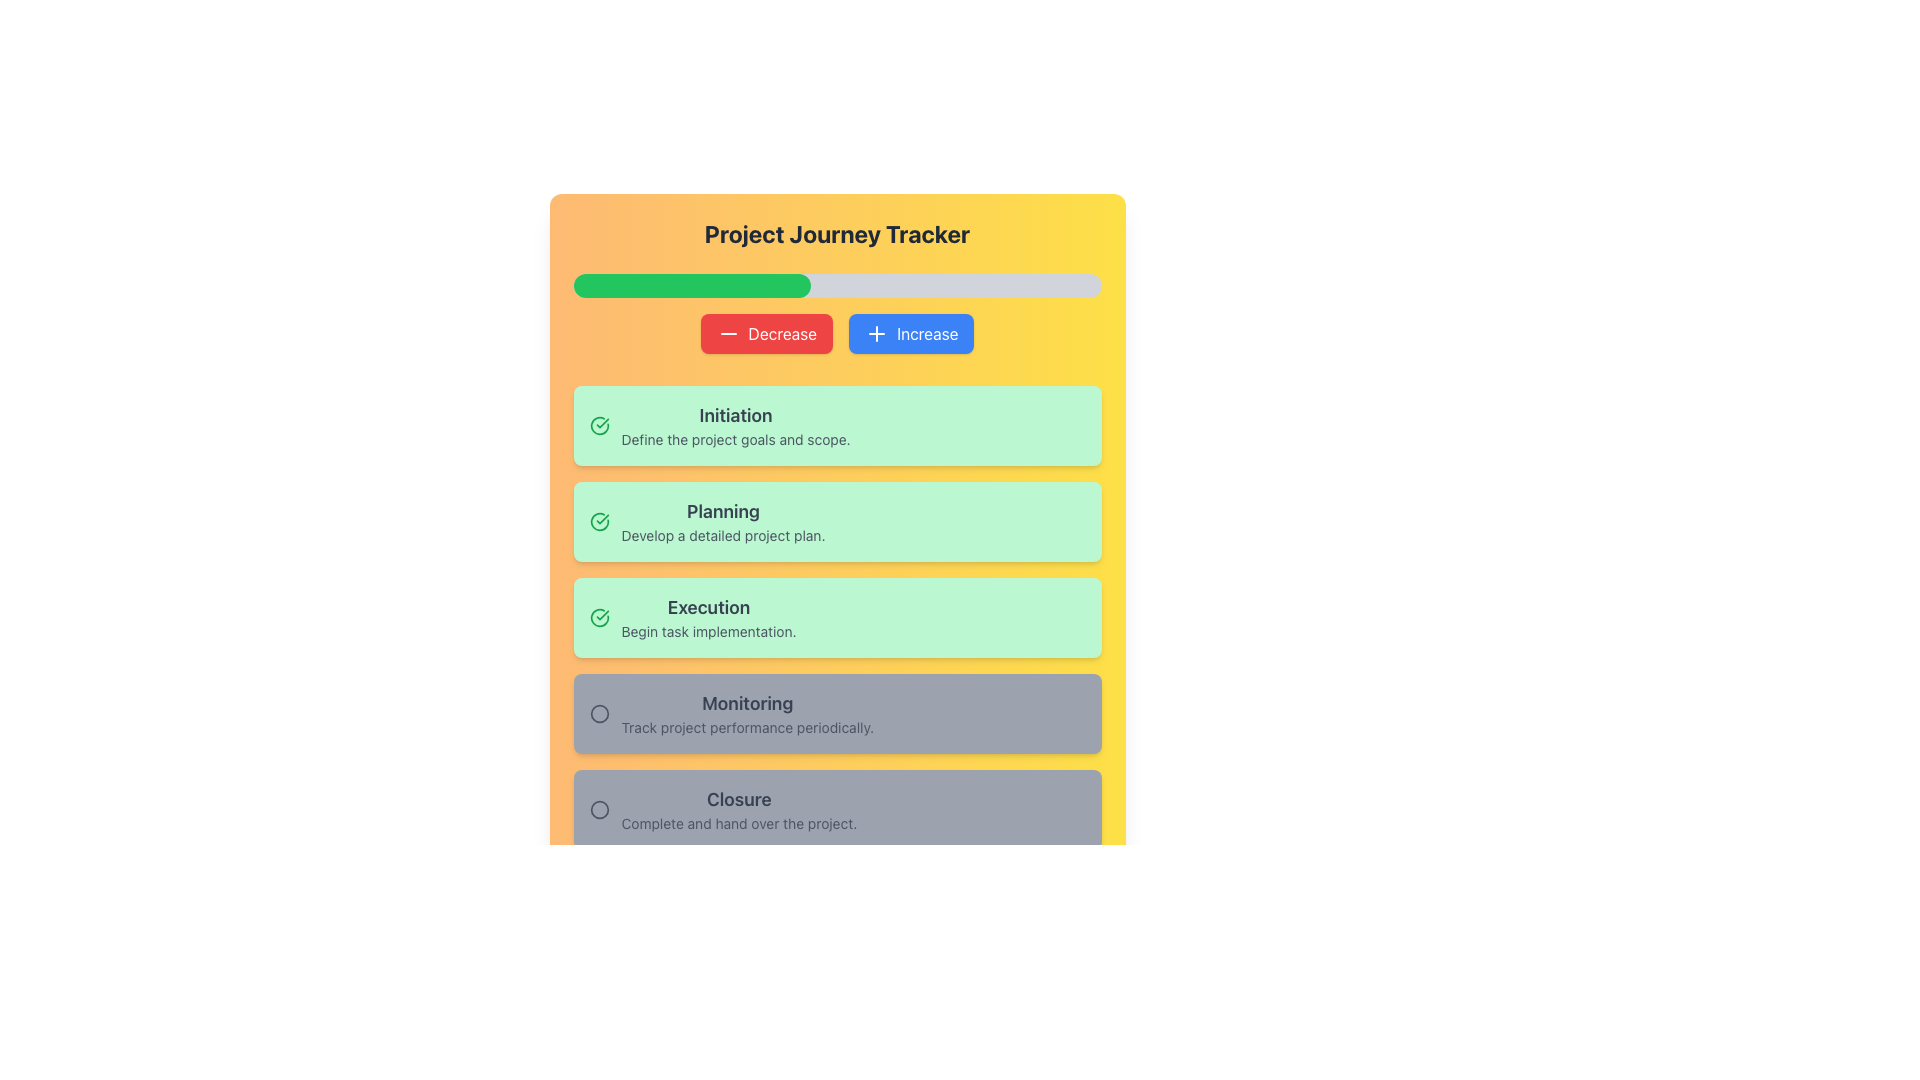 The height and width of the screenshot is (1080, 1920). What do you see at coordinates (837, 810) in the screenshot?
I see `the 'Closure' status indicator located at the bottom of the vertically stacked list of status blocks` at bounding box center [837, 810].